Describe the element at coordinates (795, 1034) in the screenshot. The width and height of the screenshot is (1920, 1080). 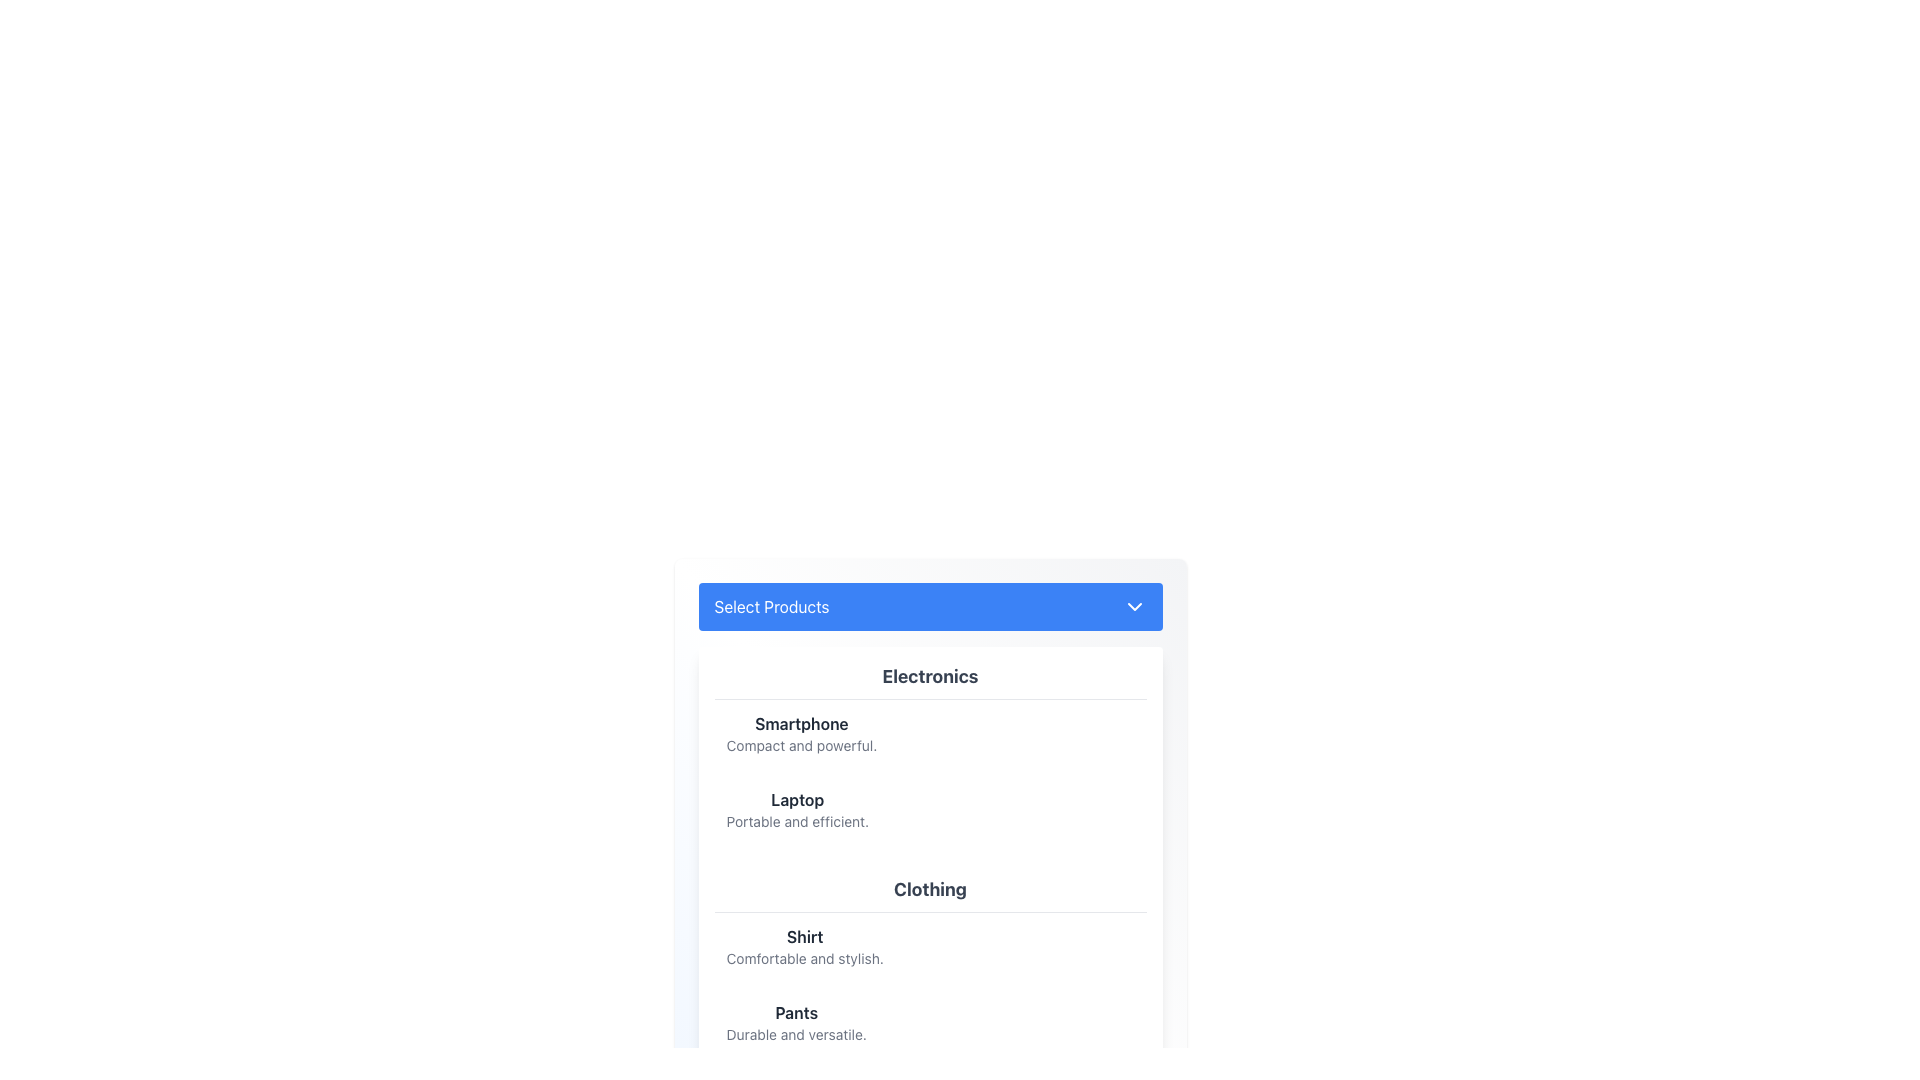
I see `the text component containing the phrase 'Durable and versatile.' which is styled in gray color and located below the bold 'Pants' heading within the 'Clothing' section` at that location.